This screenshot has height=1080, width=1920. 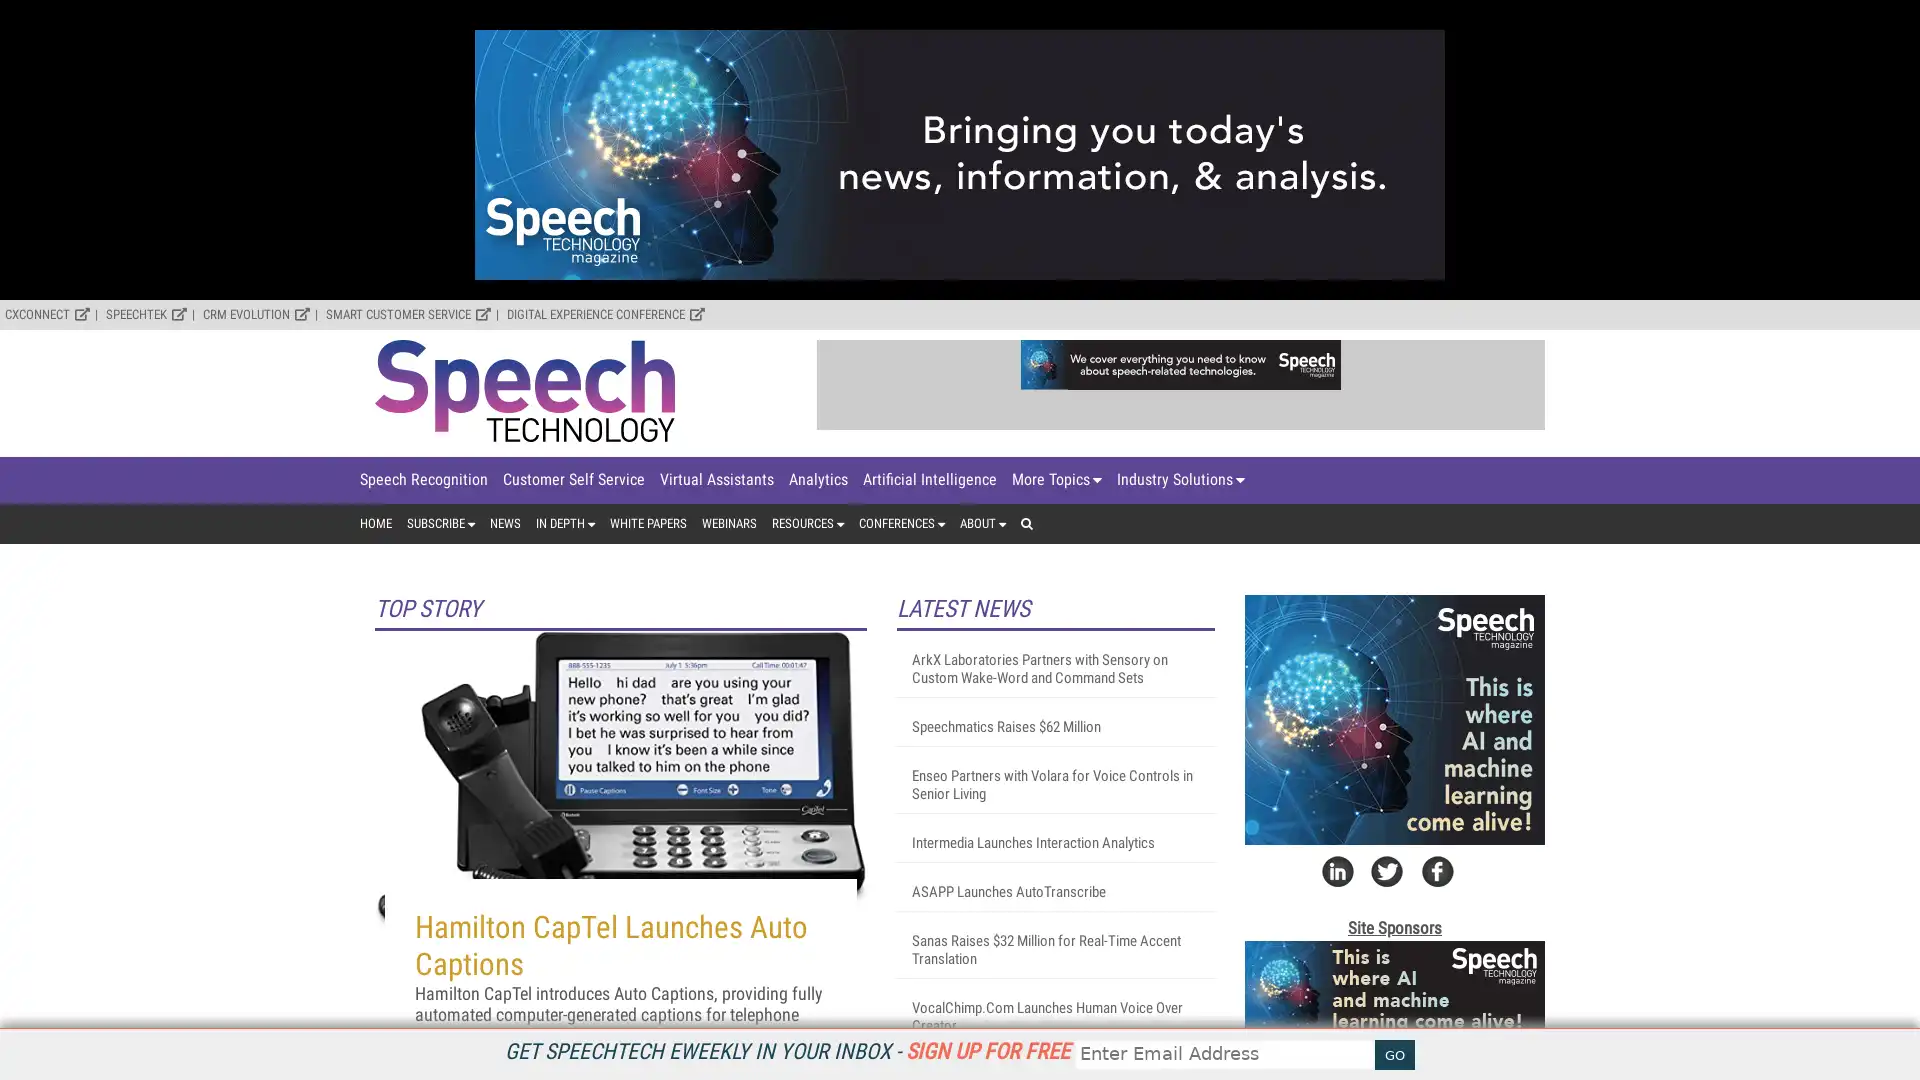 What do you see at coordinates (1394, 1054) in the screenshot?
I see `GO` at bounding box center [1394, 1054].